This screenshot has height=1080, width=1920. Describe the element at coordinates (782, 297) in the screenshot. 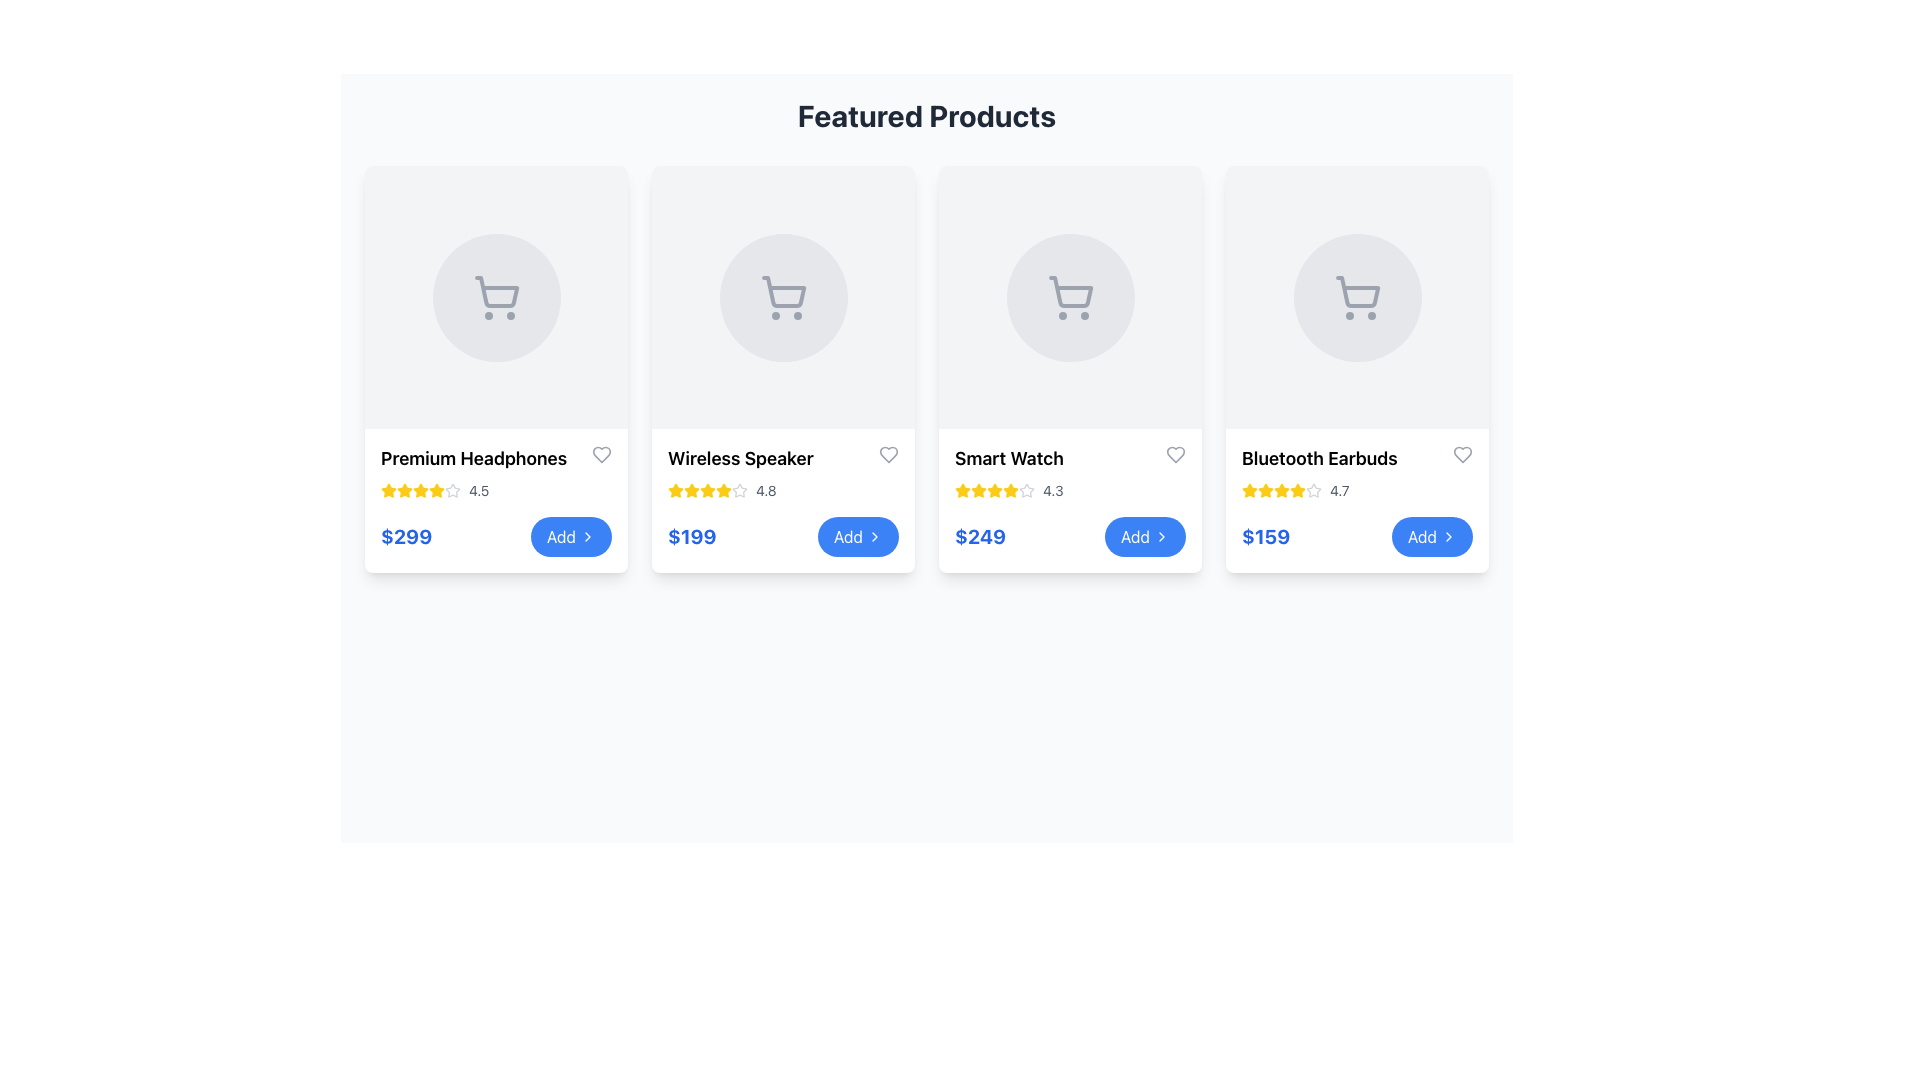

I see `the second shopping cart icon within the 'Wireless Speaker' card, which is styled with a minimalist design and a circular gray background` at that location.